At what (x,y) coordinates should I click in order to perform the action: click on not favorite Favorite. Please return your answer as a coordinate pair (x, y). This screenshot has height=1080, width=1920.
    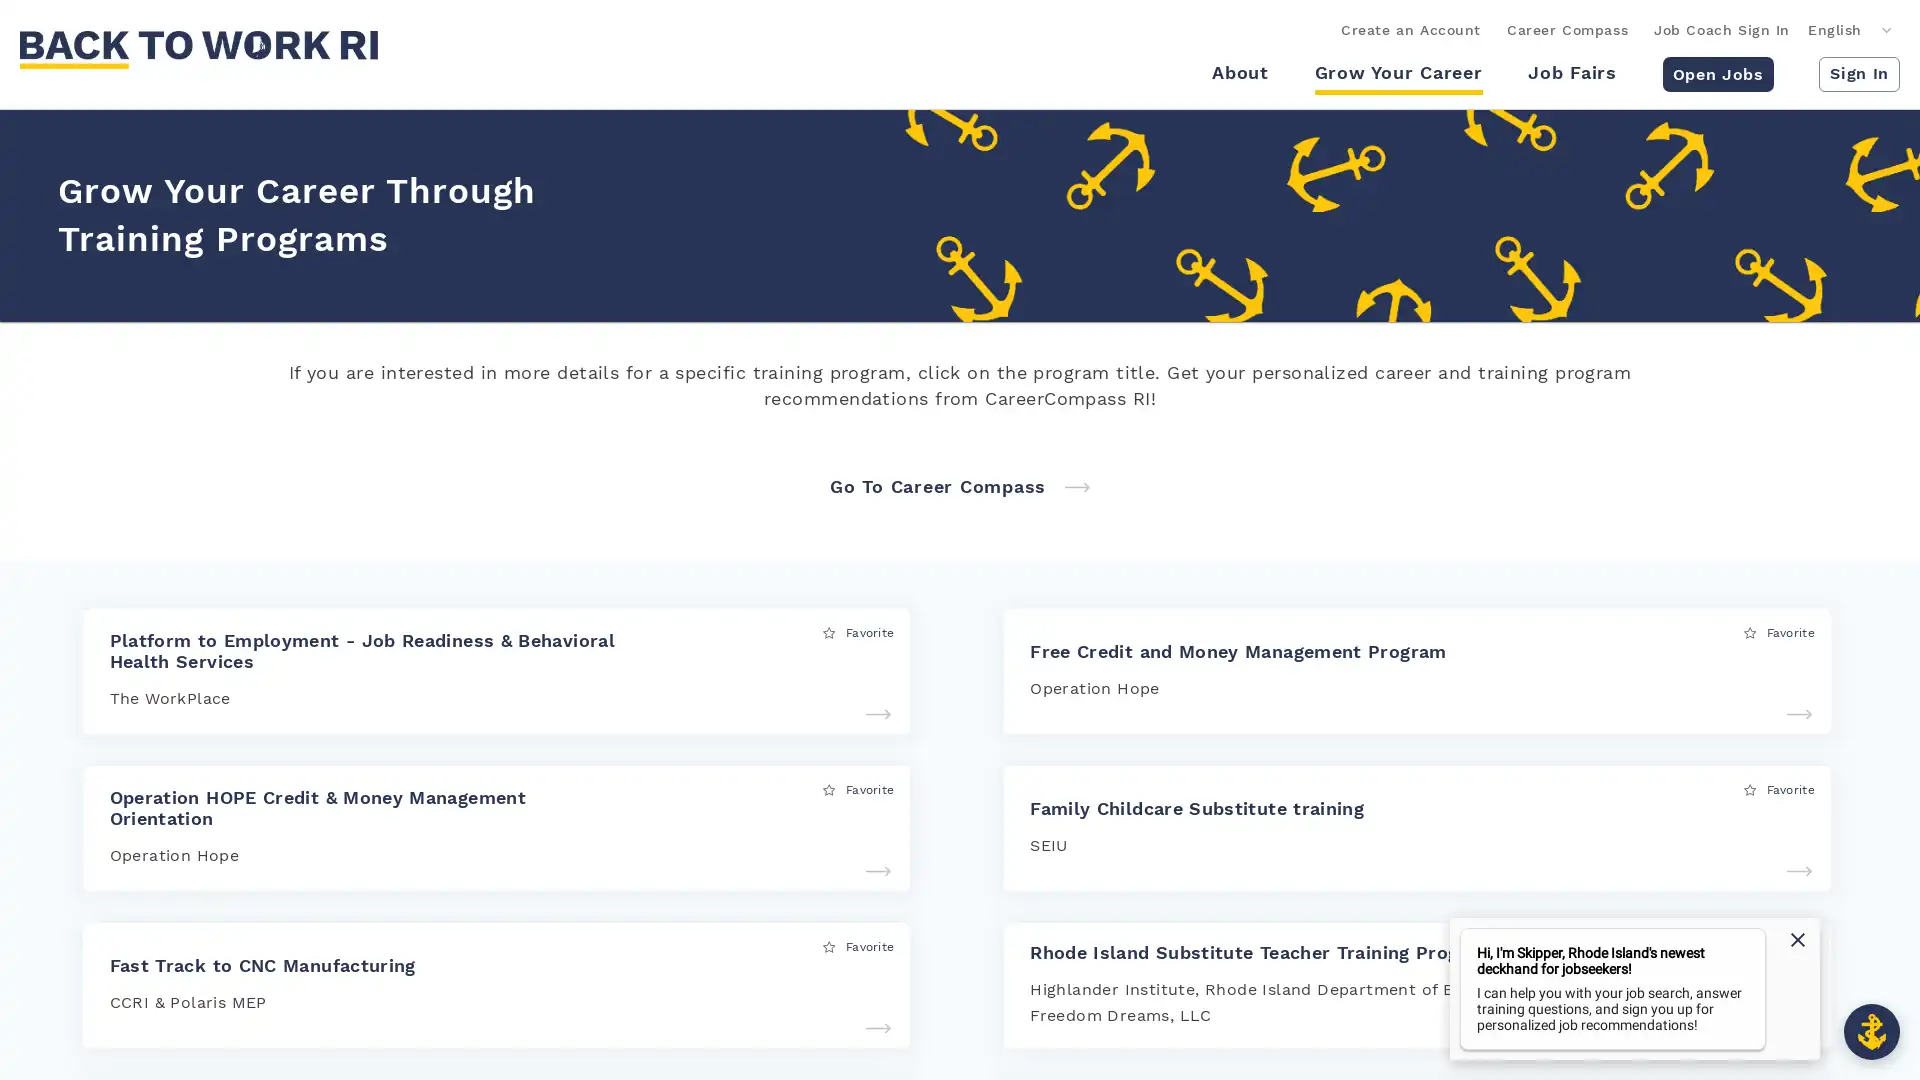
    Looking at the image, I should click on (1779, 632).